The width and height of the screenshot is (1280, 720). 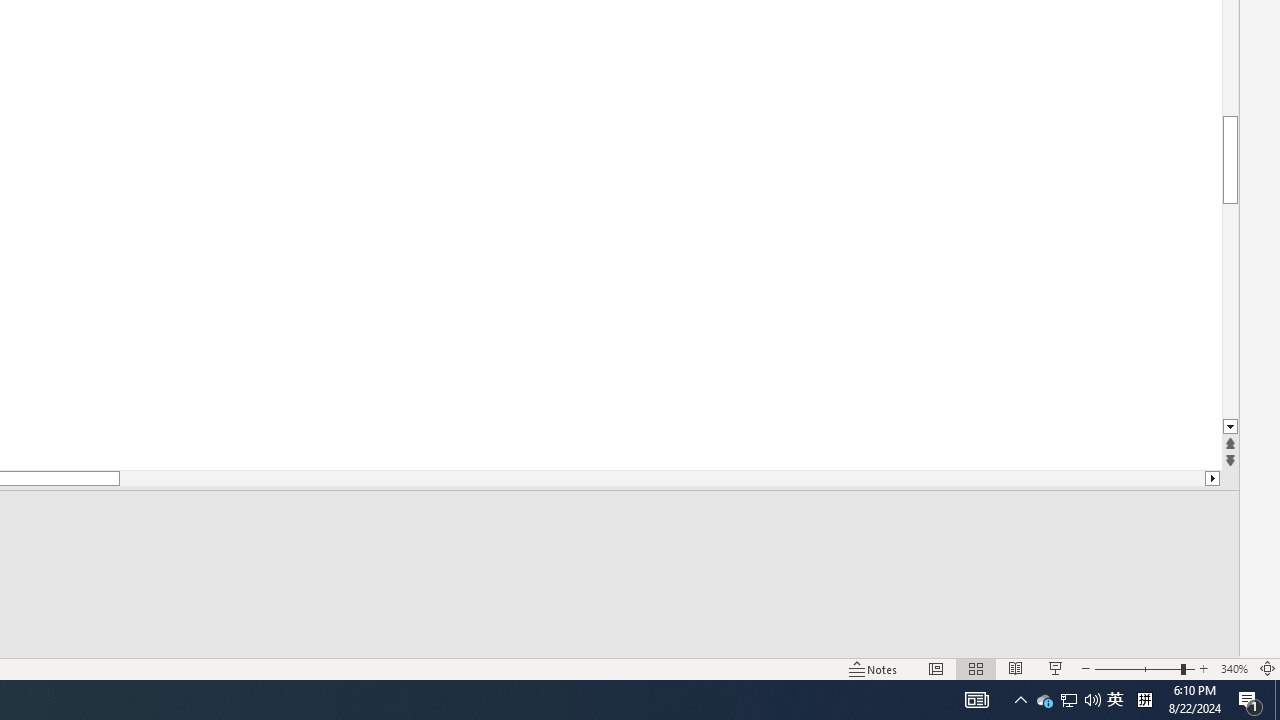 I want to click on 'Zoom In', so click(x=1203, y=669).